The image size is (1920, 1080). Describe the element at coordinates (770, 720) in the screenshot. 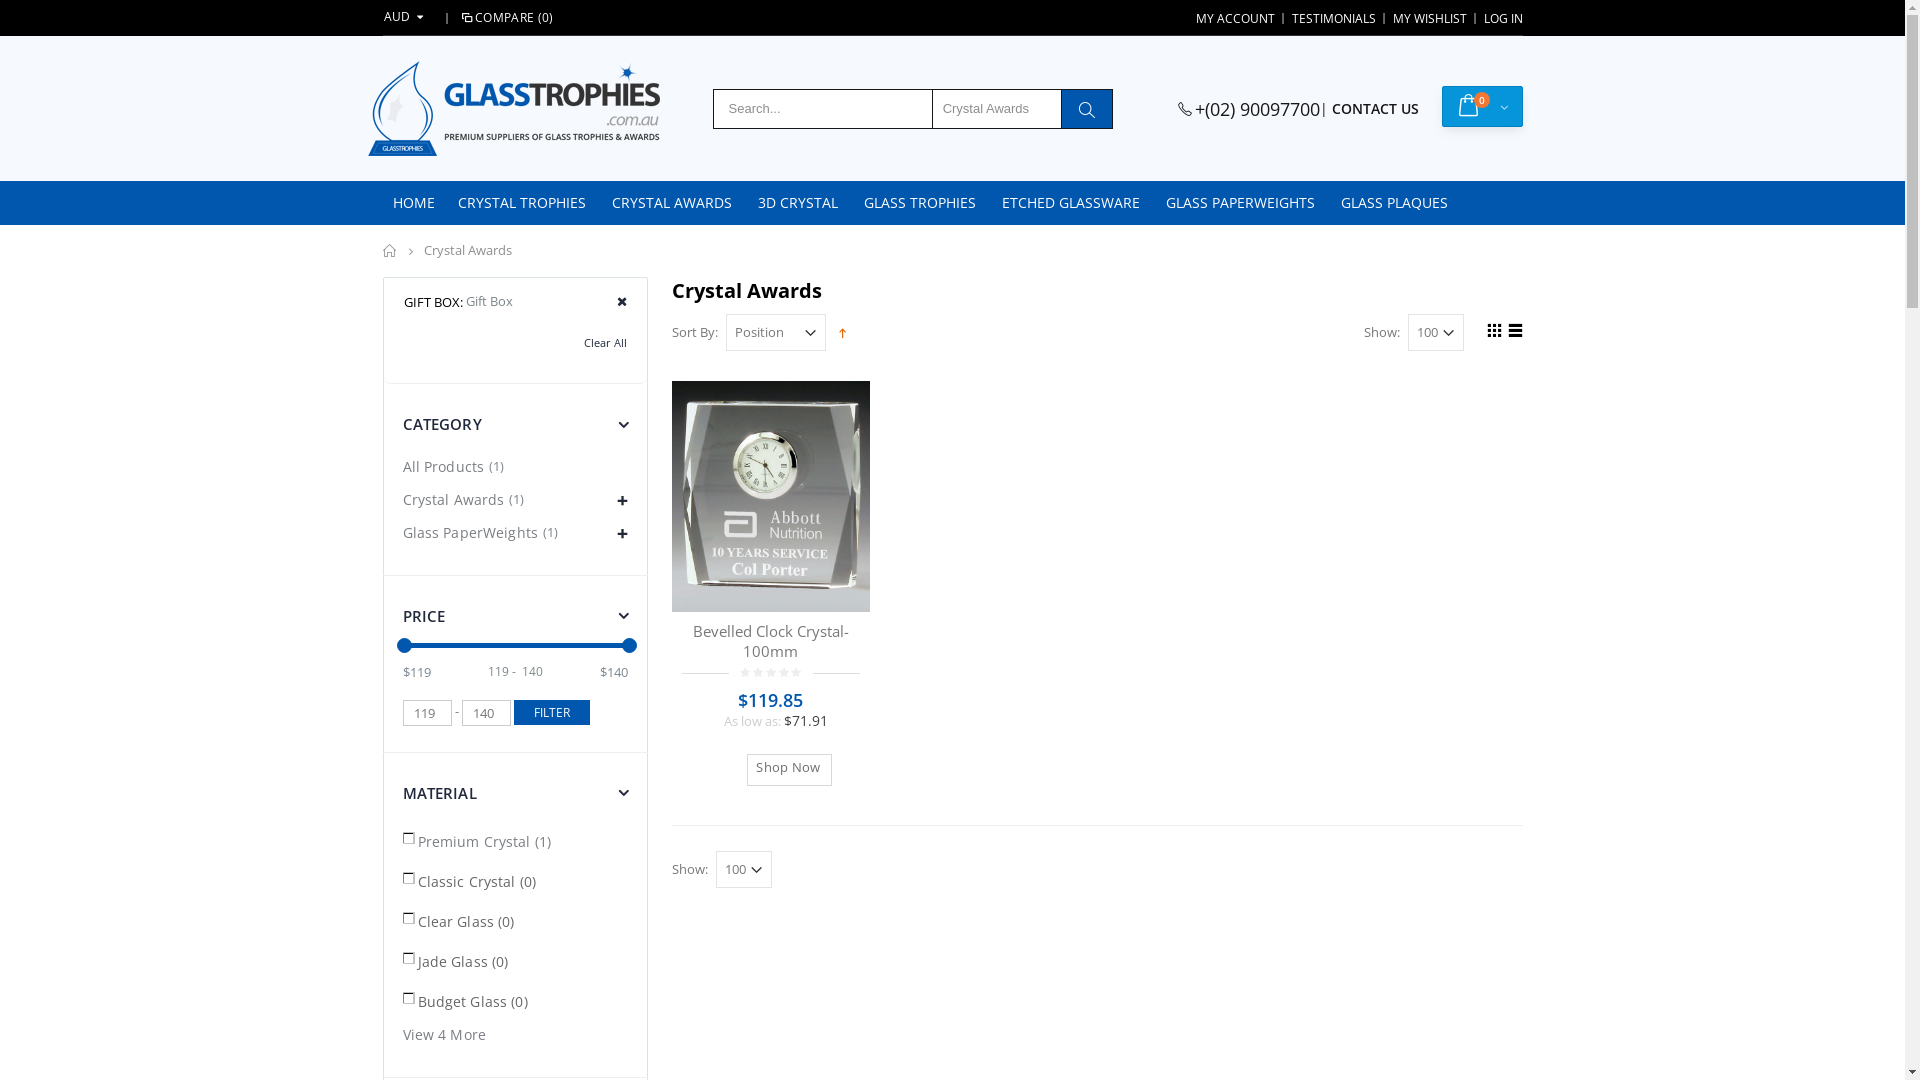

I see `'As low as: $71.91'` at that location.